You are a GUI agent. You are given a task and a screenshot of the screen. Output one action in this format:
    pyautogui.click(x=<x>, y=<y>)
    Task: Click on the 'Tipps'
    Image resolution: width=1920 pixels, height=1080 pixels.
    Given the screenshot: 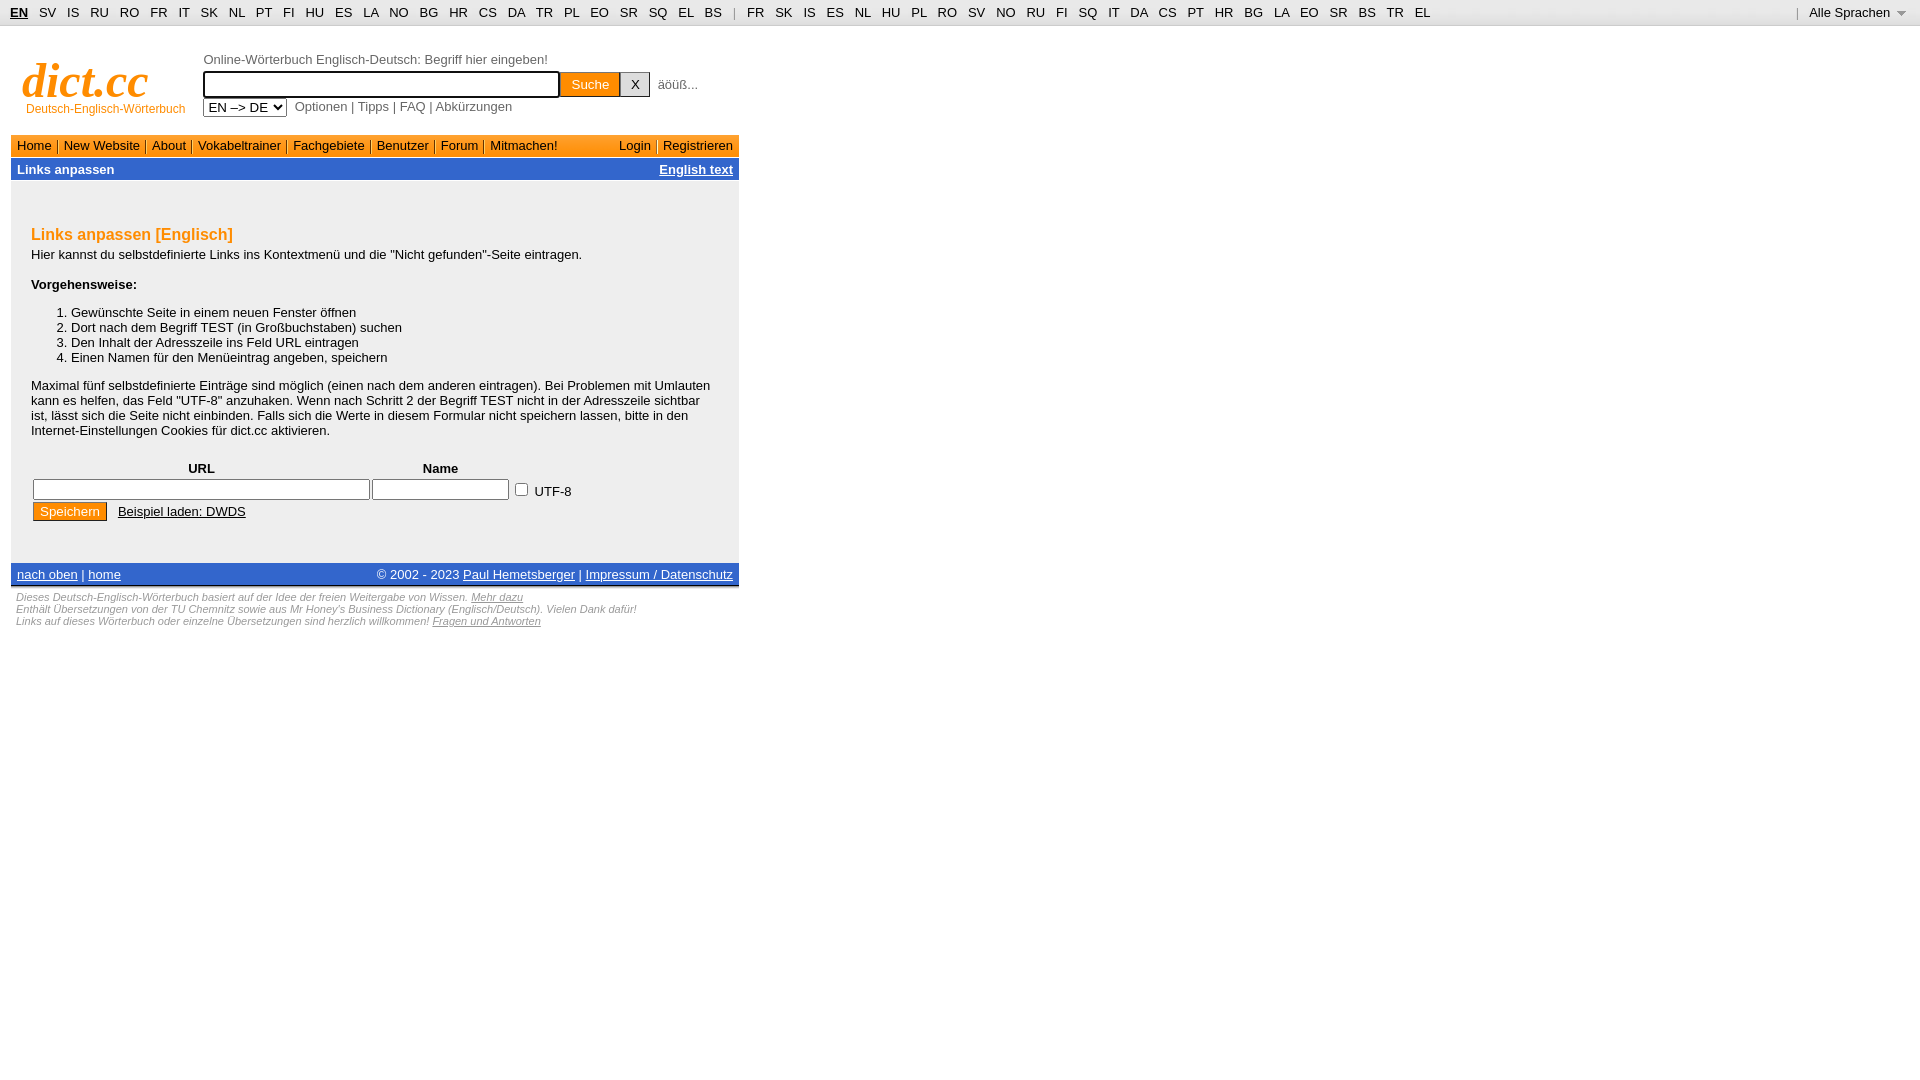 What is the action you would take?
    pyautogui.click(x=373, y=106)
    